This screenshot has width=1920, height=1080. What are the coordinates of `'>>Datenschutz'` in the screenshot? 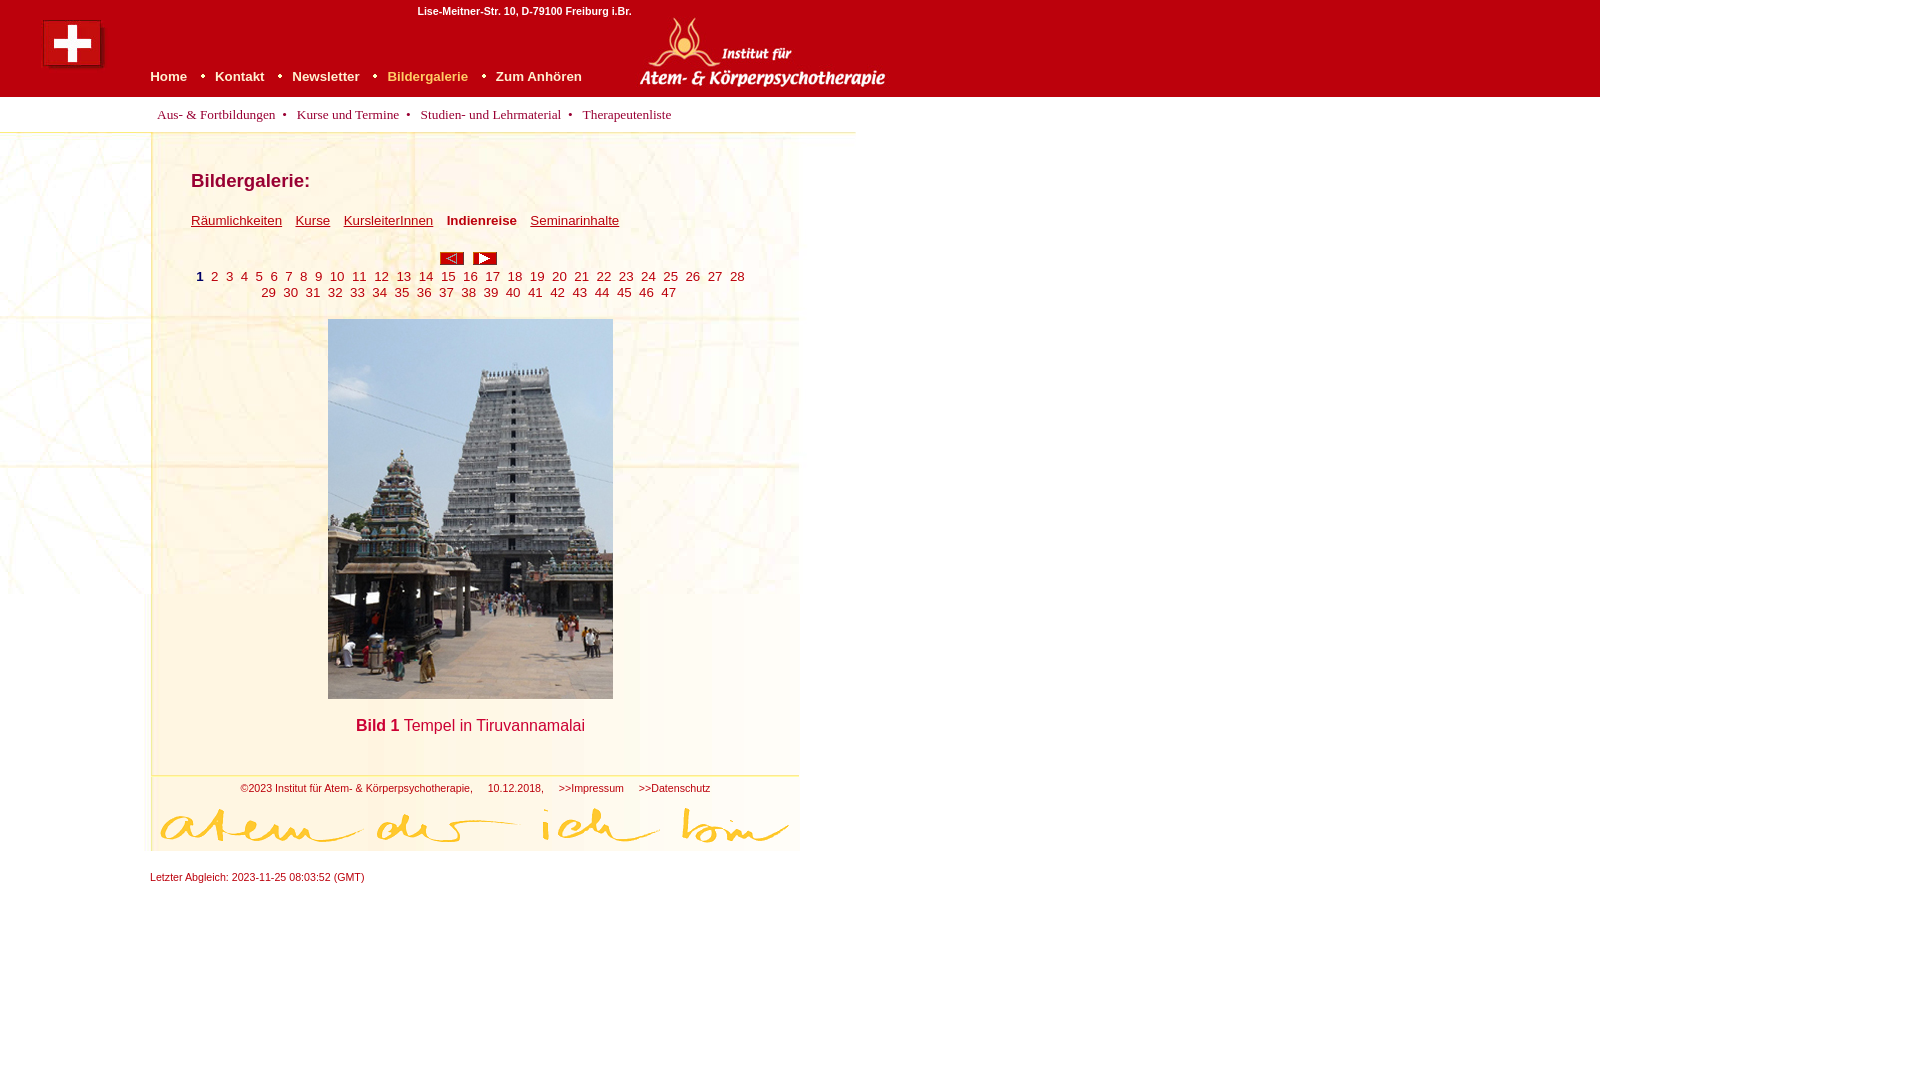 It's located at (675, 786).